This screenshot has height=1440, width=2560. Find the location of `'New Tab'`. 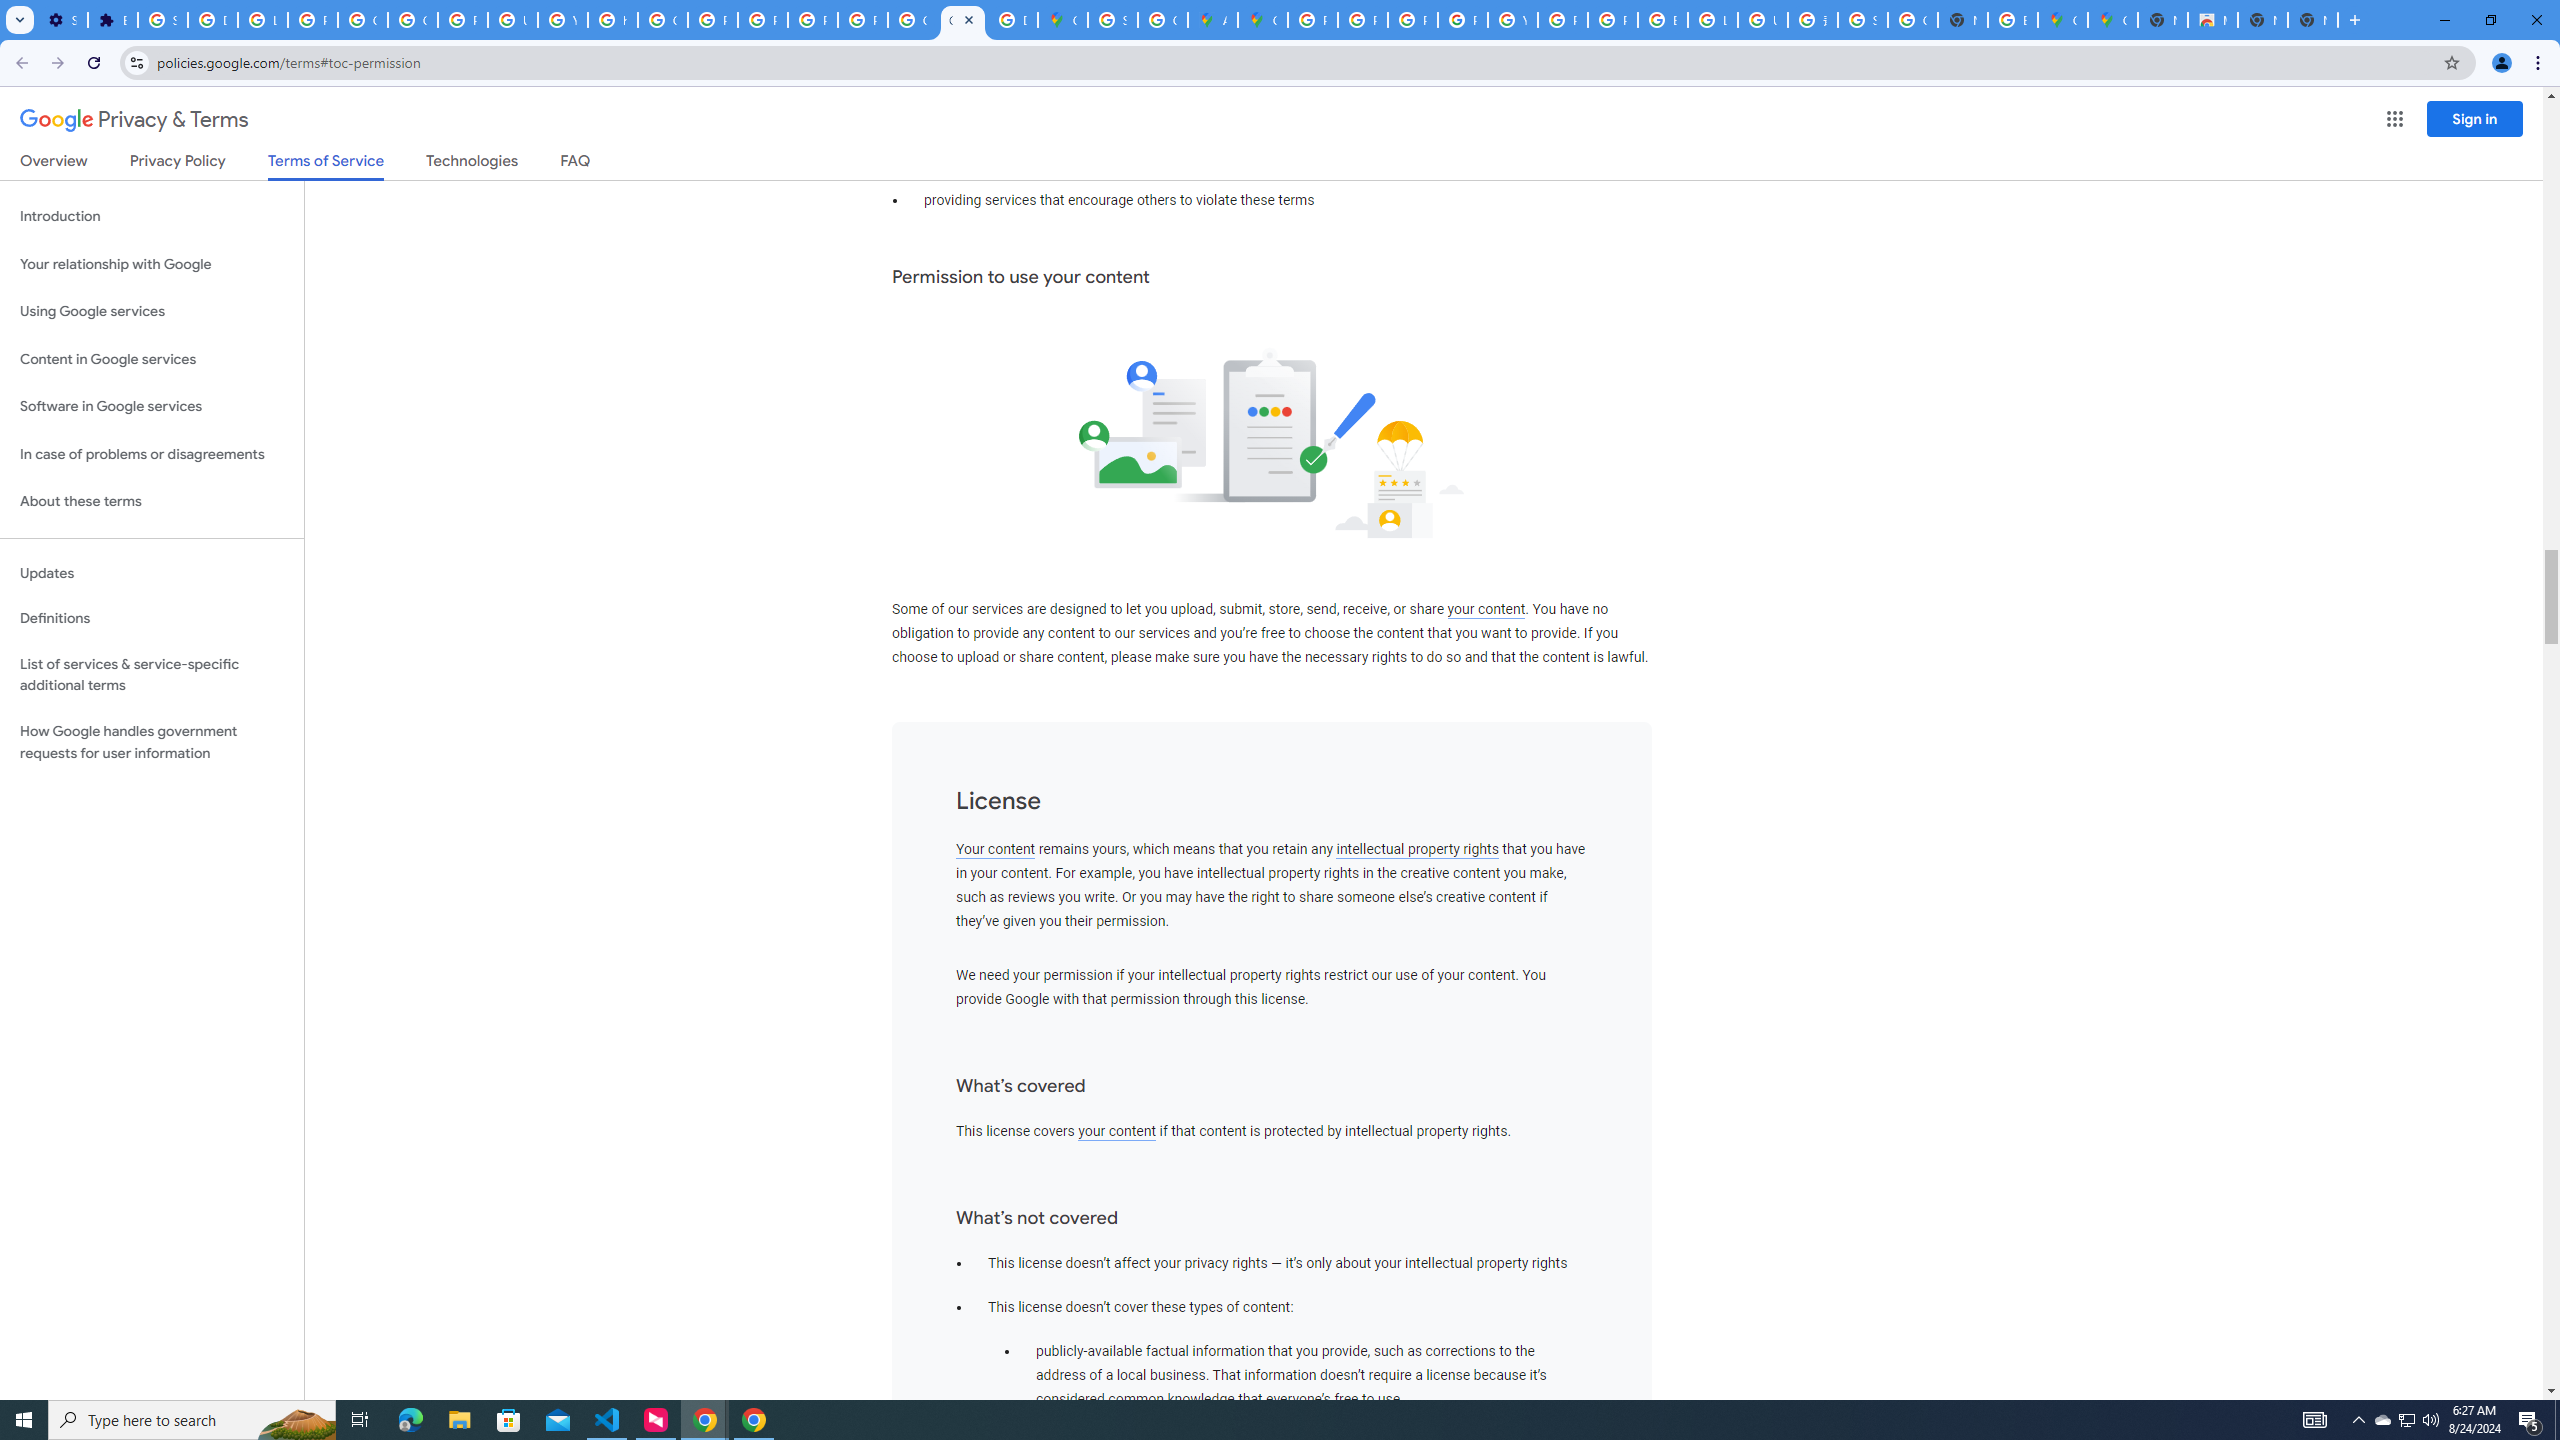

'New Tab' is located at coordinates (2352, 19).